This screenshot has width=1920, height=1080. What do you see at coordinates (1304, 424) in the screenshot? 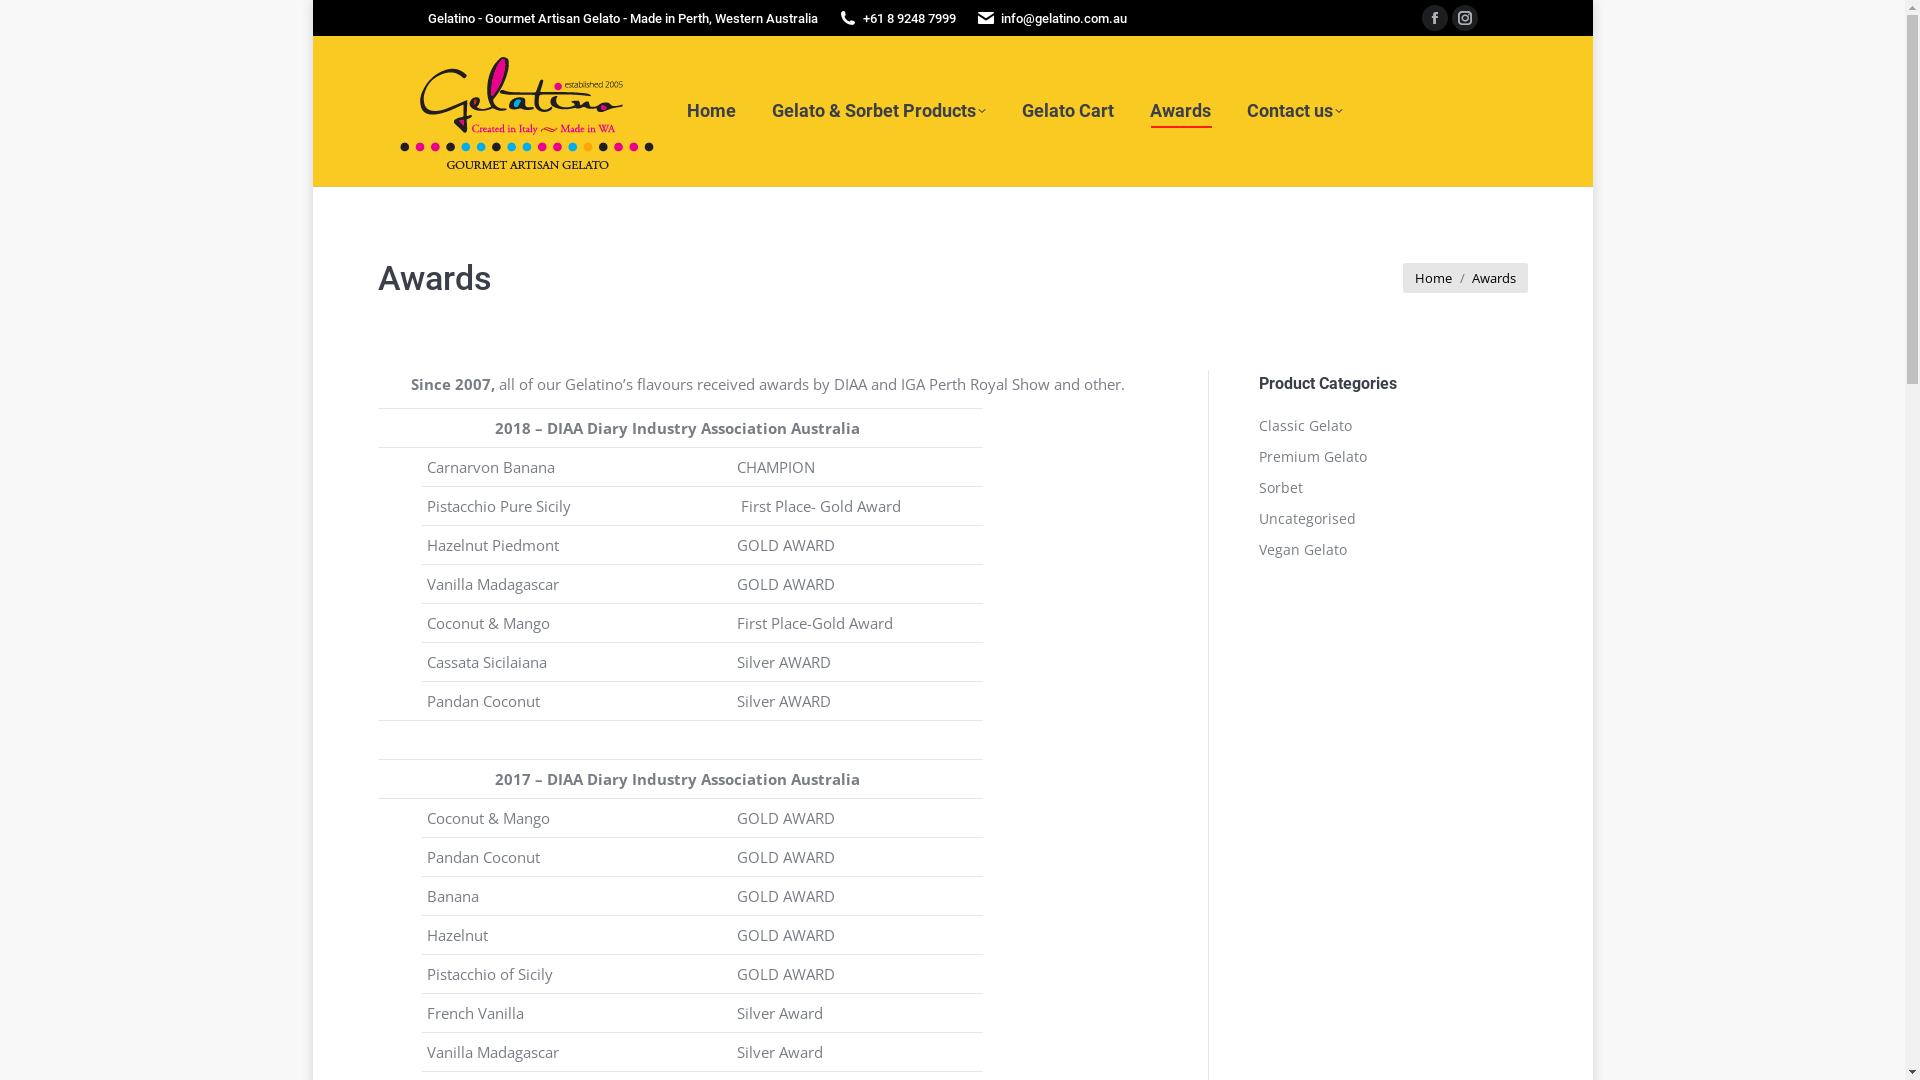
I see `'Classic Gelato'` at bounding box center [1304, 424].